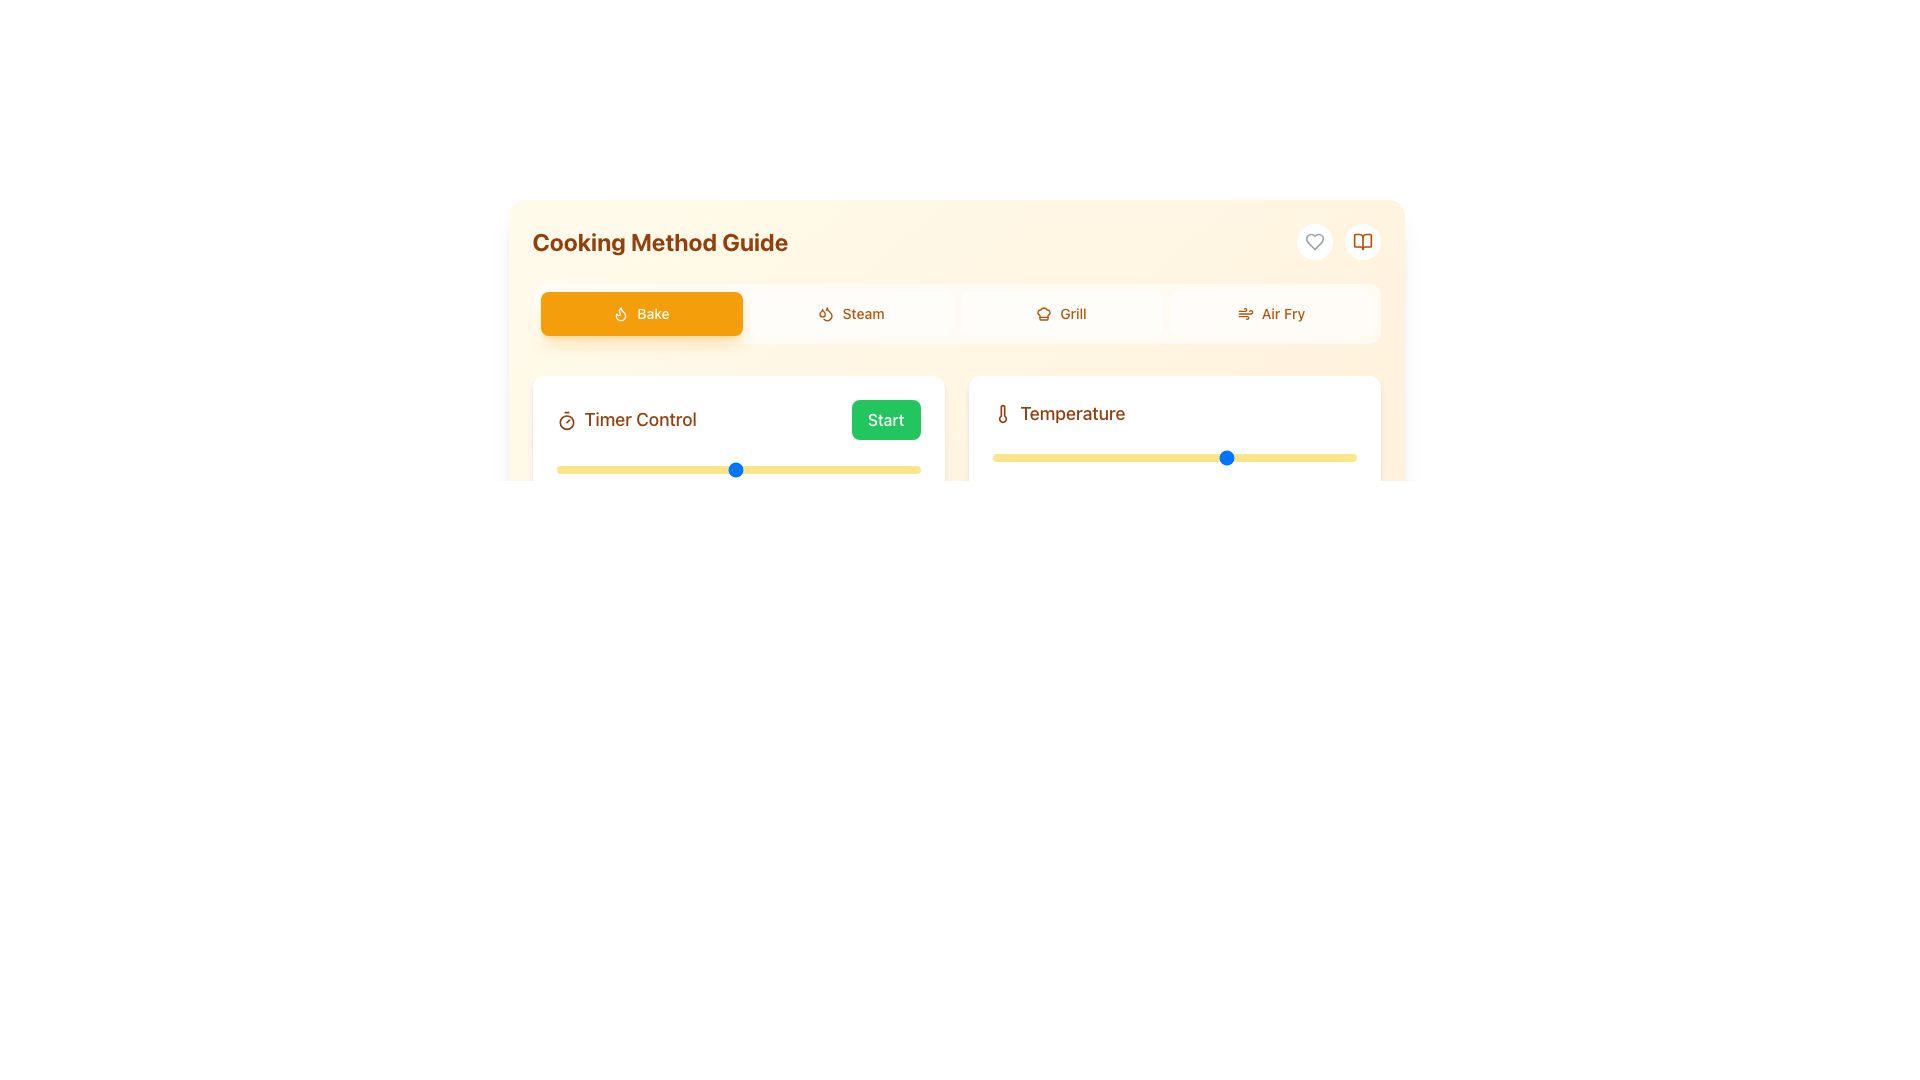  Describe the element at coordinates (1314, 241) in the screenshot. I see `the heart-shaped icon located in the top-right area of the interface` at that location.